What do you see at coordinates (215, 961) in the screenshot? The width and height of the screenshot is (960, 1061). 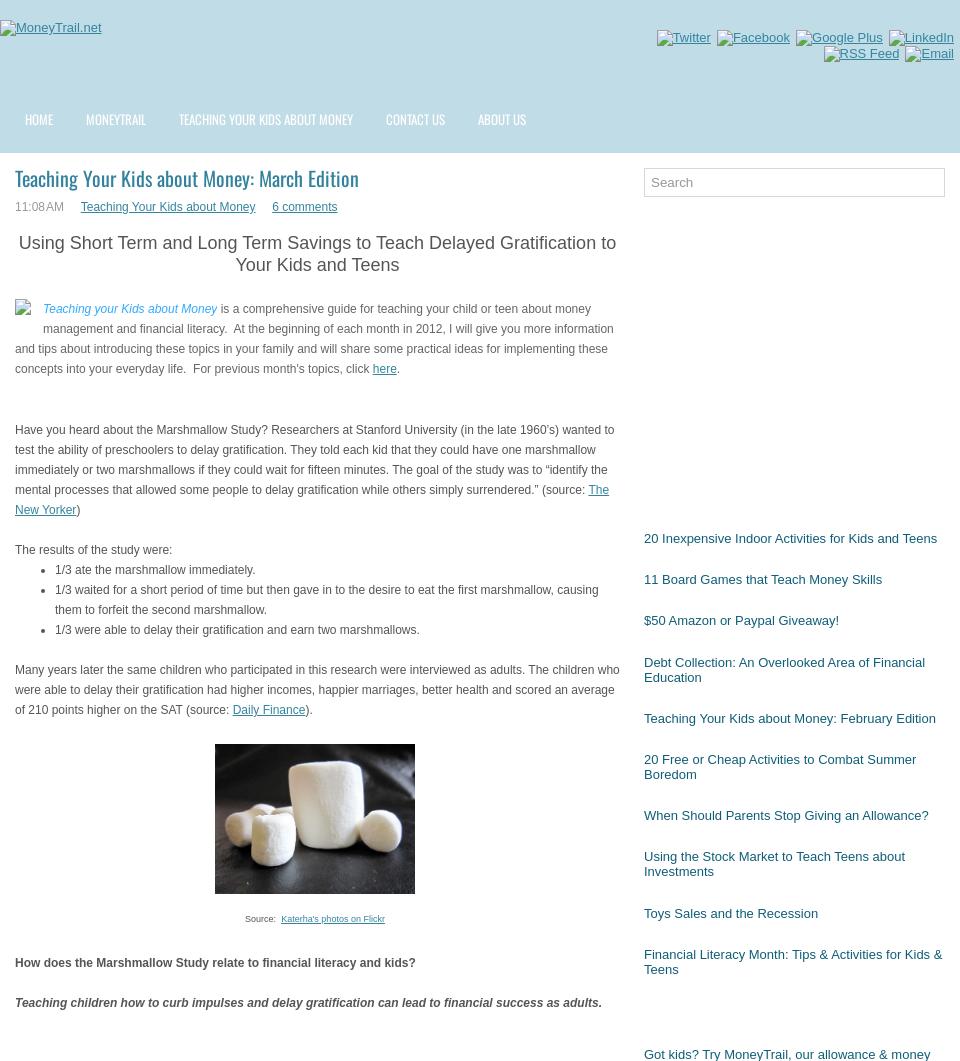 I see `'How does the
Marshmallow Study relate to financial literacy and kids?'` at bounding box center [215, 961].